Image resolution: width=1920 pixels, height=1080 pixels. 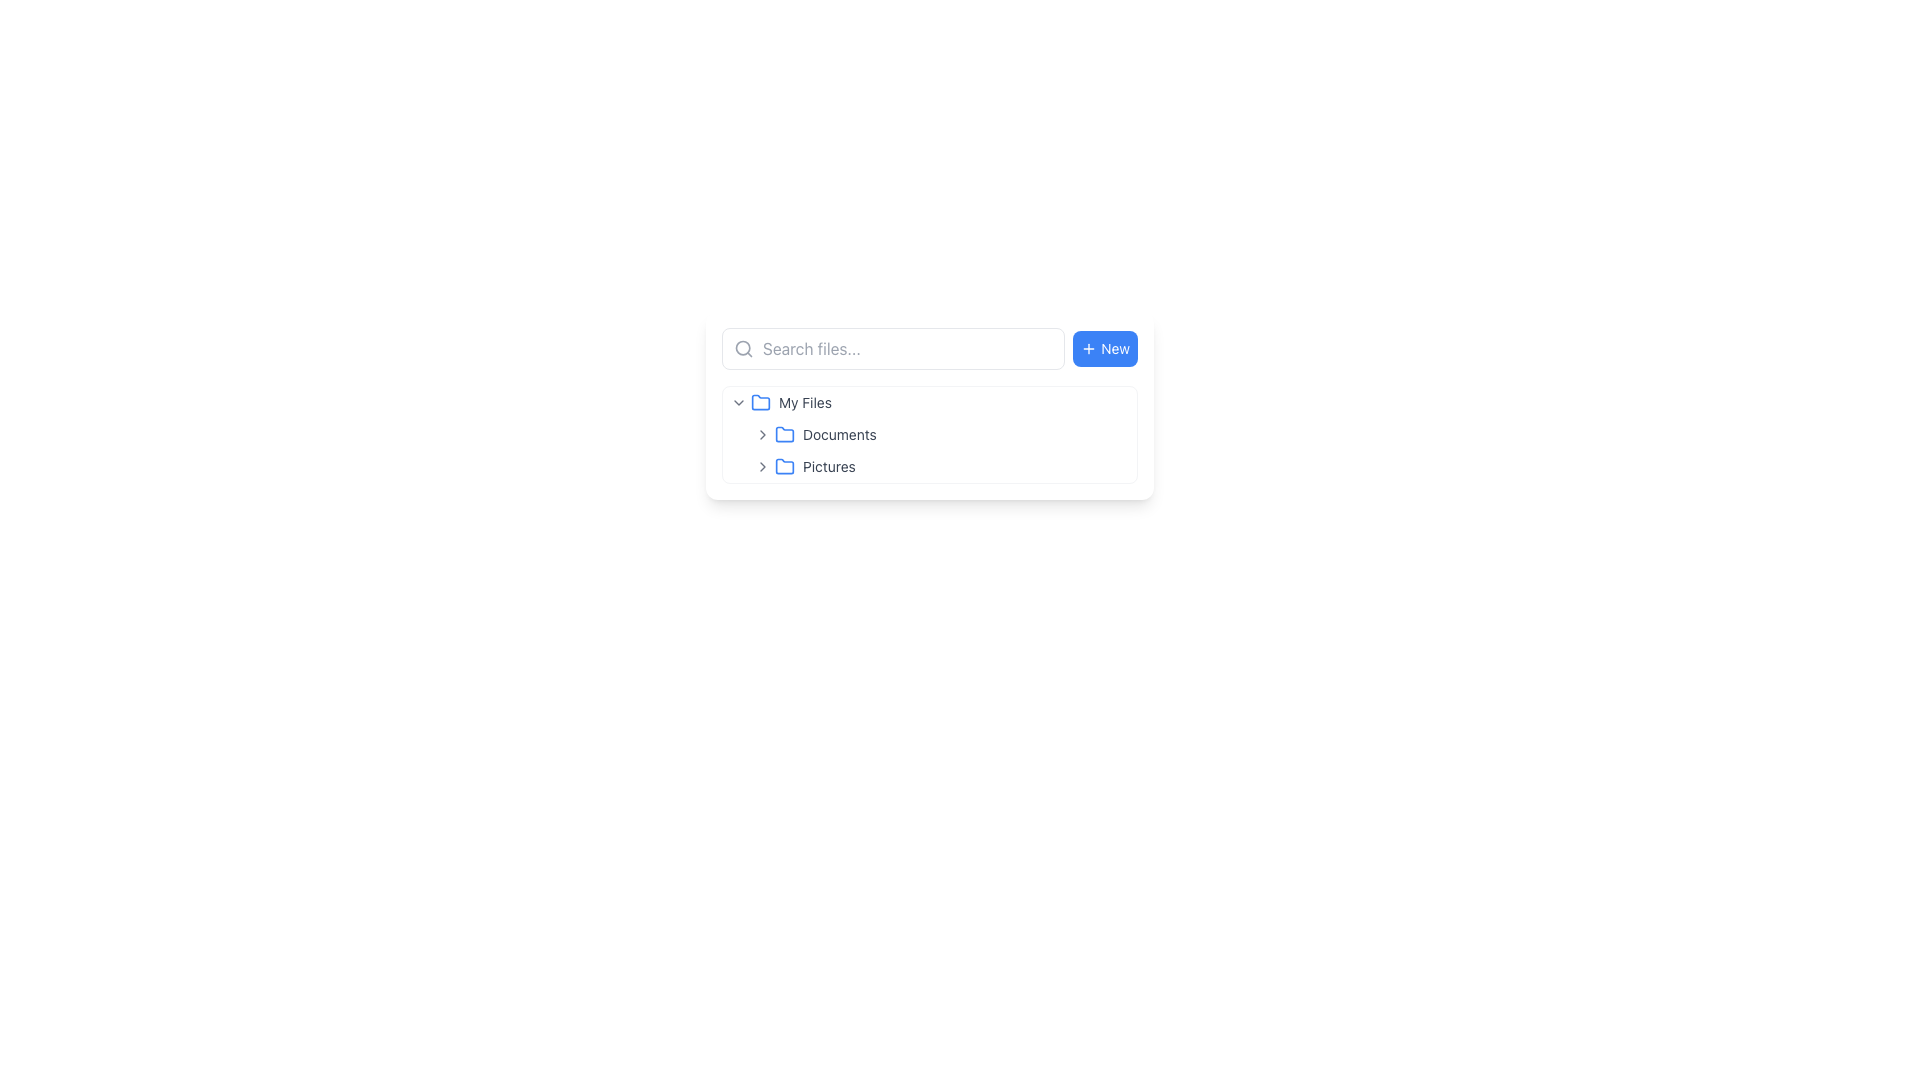 I want to click on the 'Pictures' folder entry in the file directory navigation list, so click(x=929, y=466).